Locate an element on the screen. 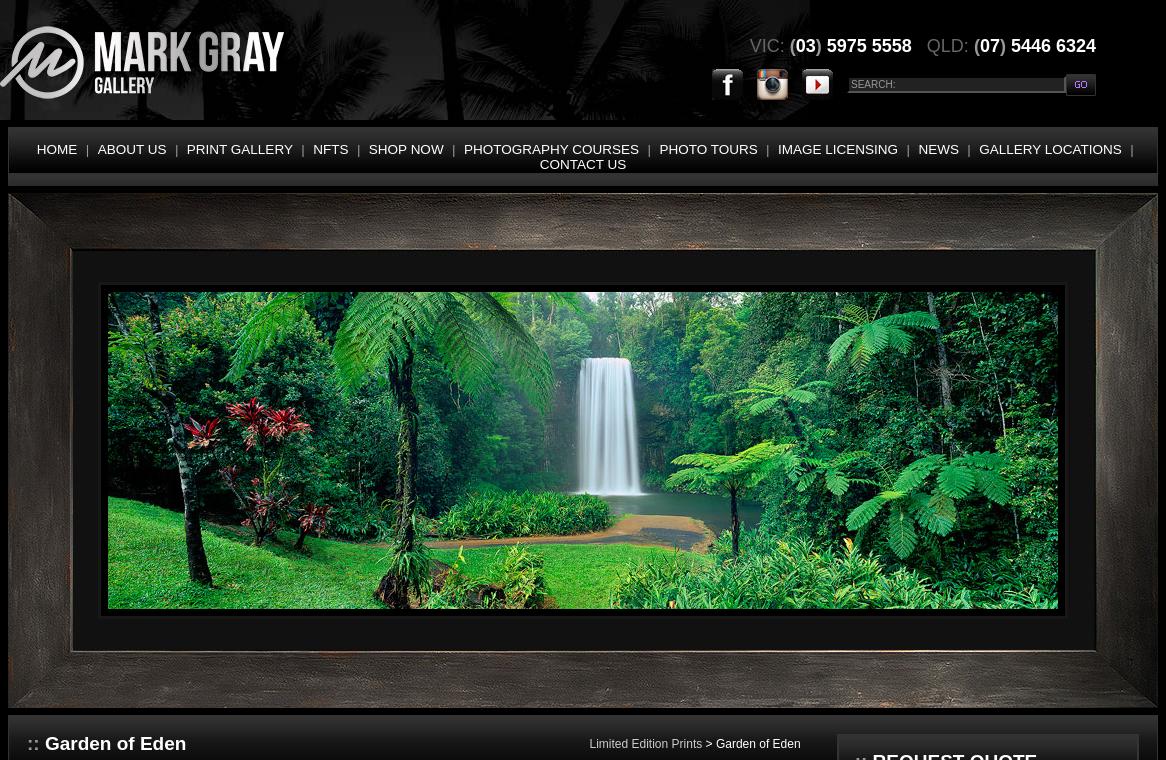 This screenshot has width=1166, height=760. 'JETTIES / BOATS / STRUCTURES' is located at coordinates (120, 542).